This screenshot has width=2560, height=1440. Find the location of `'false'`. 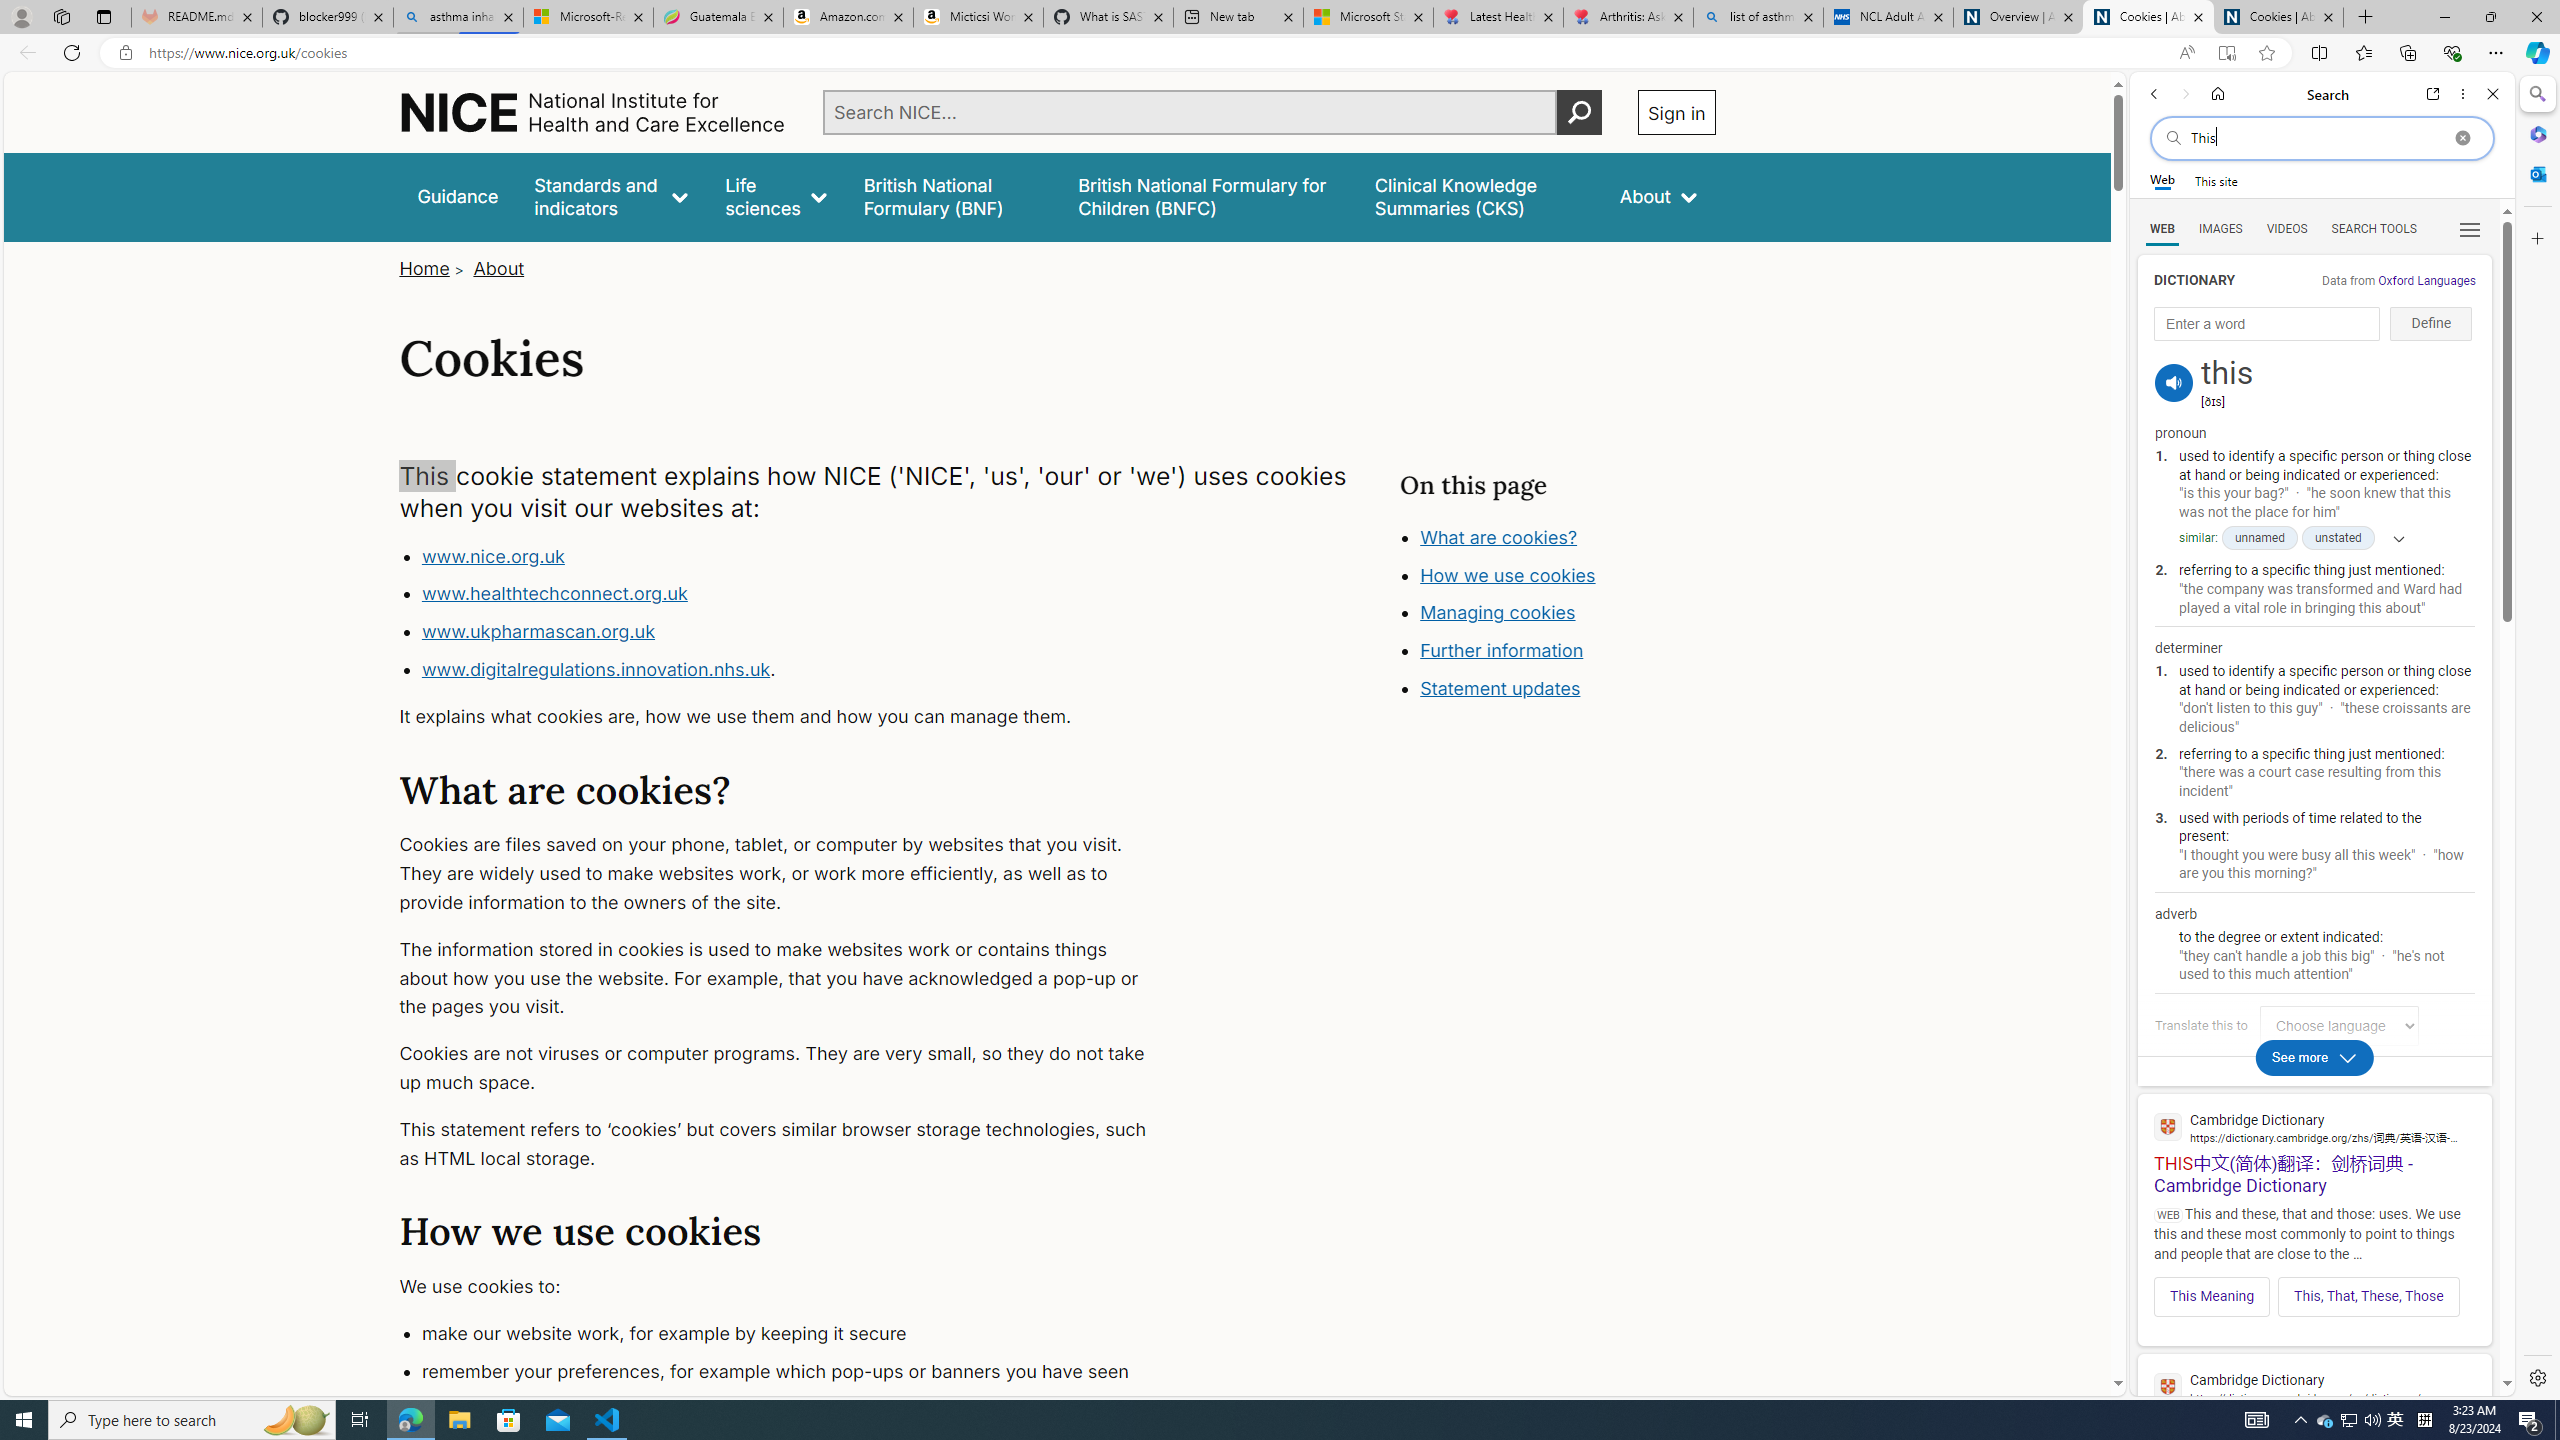

'false' is located at coordinates (1479, 196).